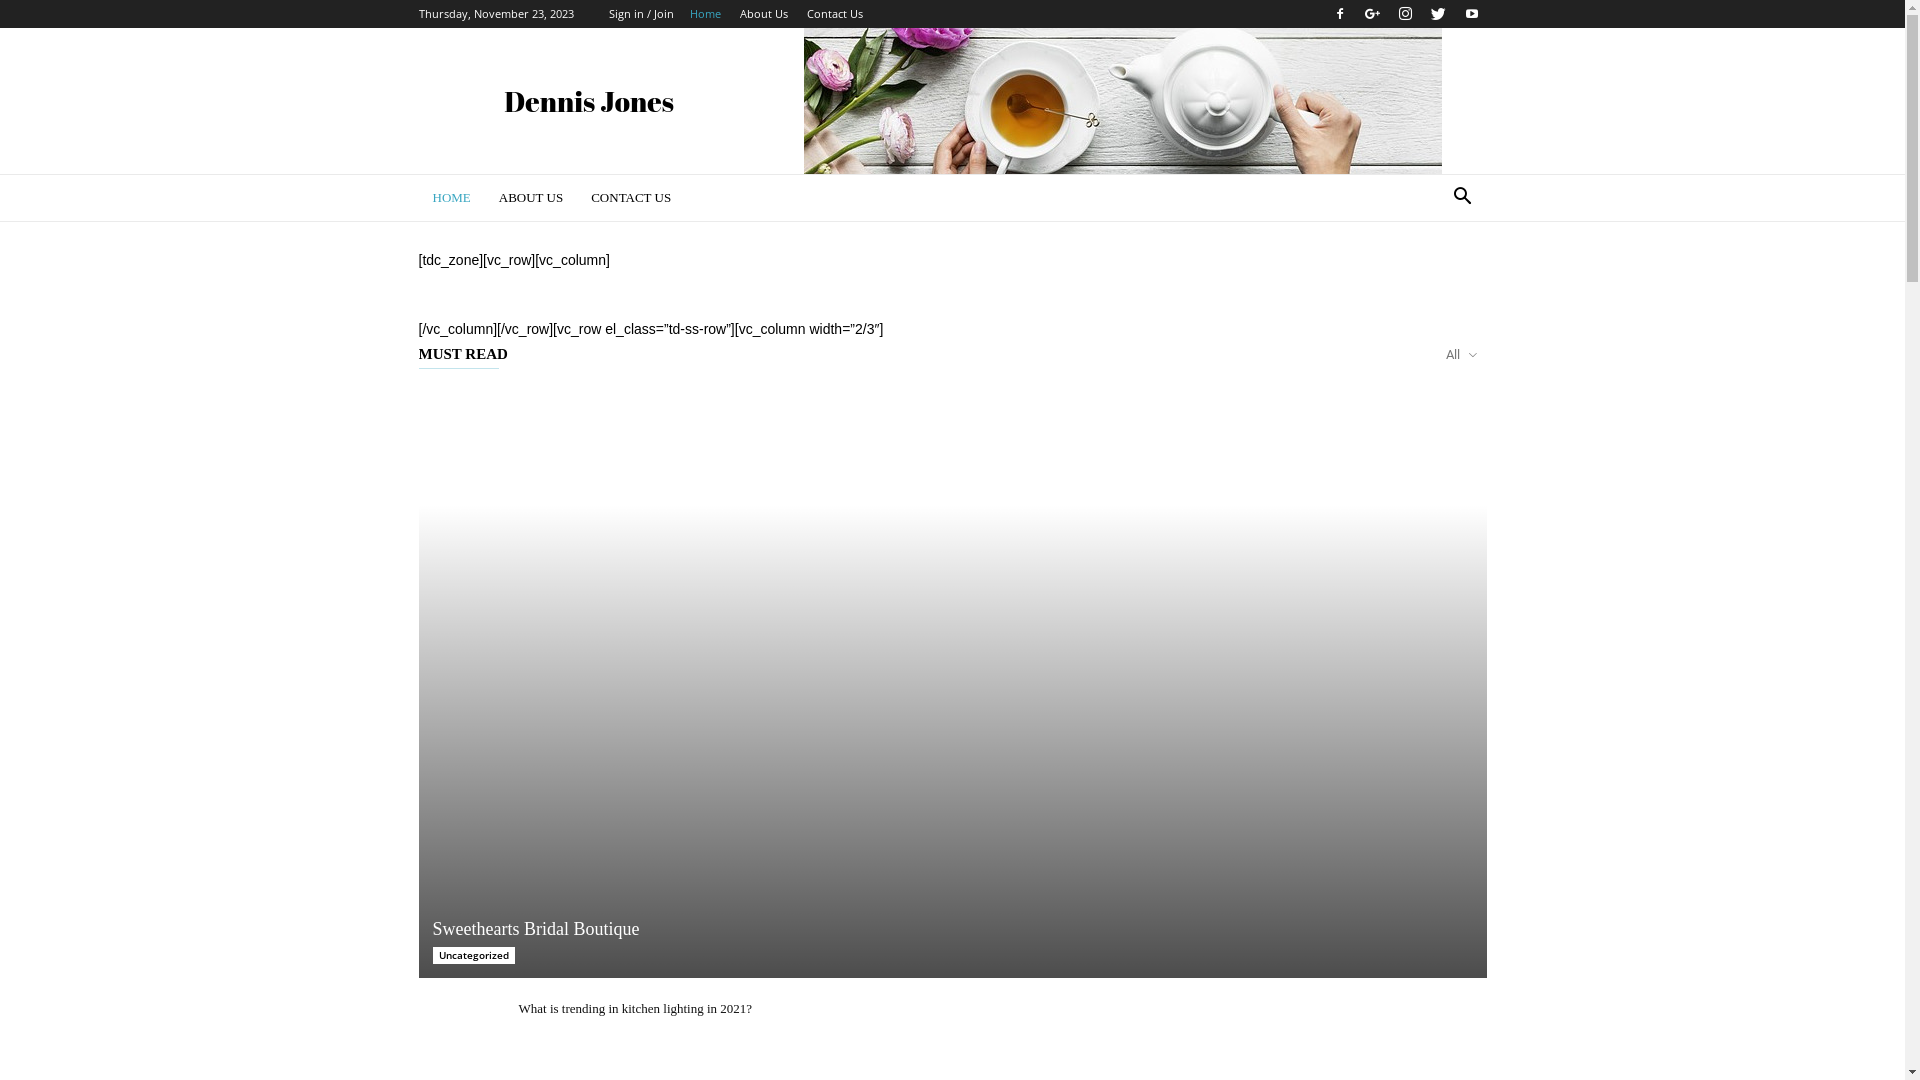 The image size is (1920, 1080). Describe the element at coordinates (633, 1008) in the screenshot. I see `'What is trending in kitchen lighting in 2021?'` at that location.